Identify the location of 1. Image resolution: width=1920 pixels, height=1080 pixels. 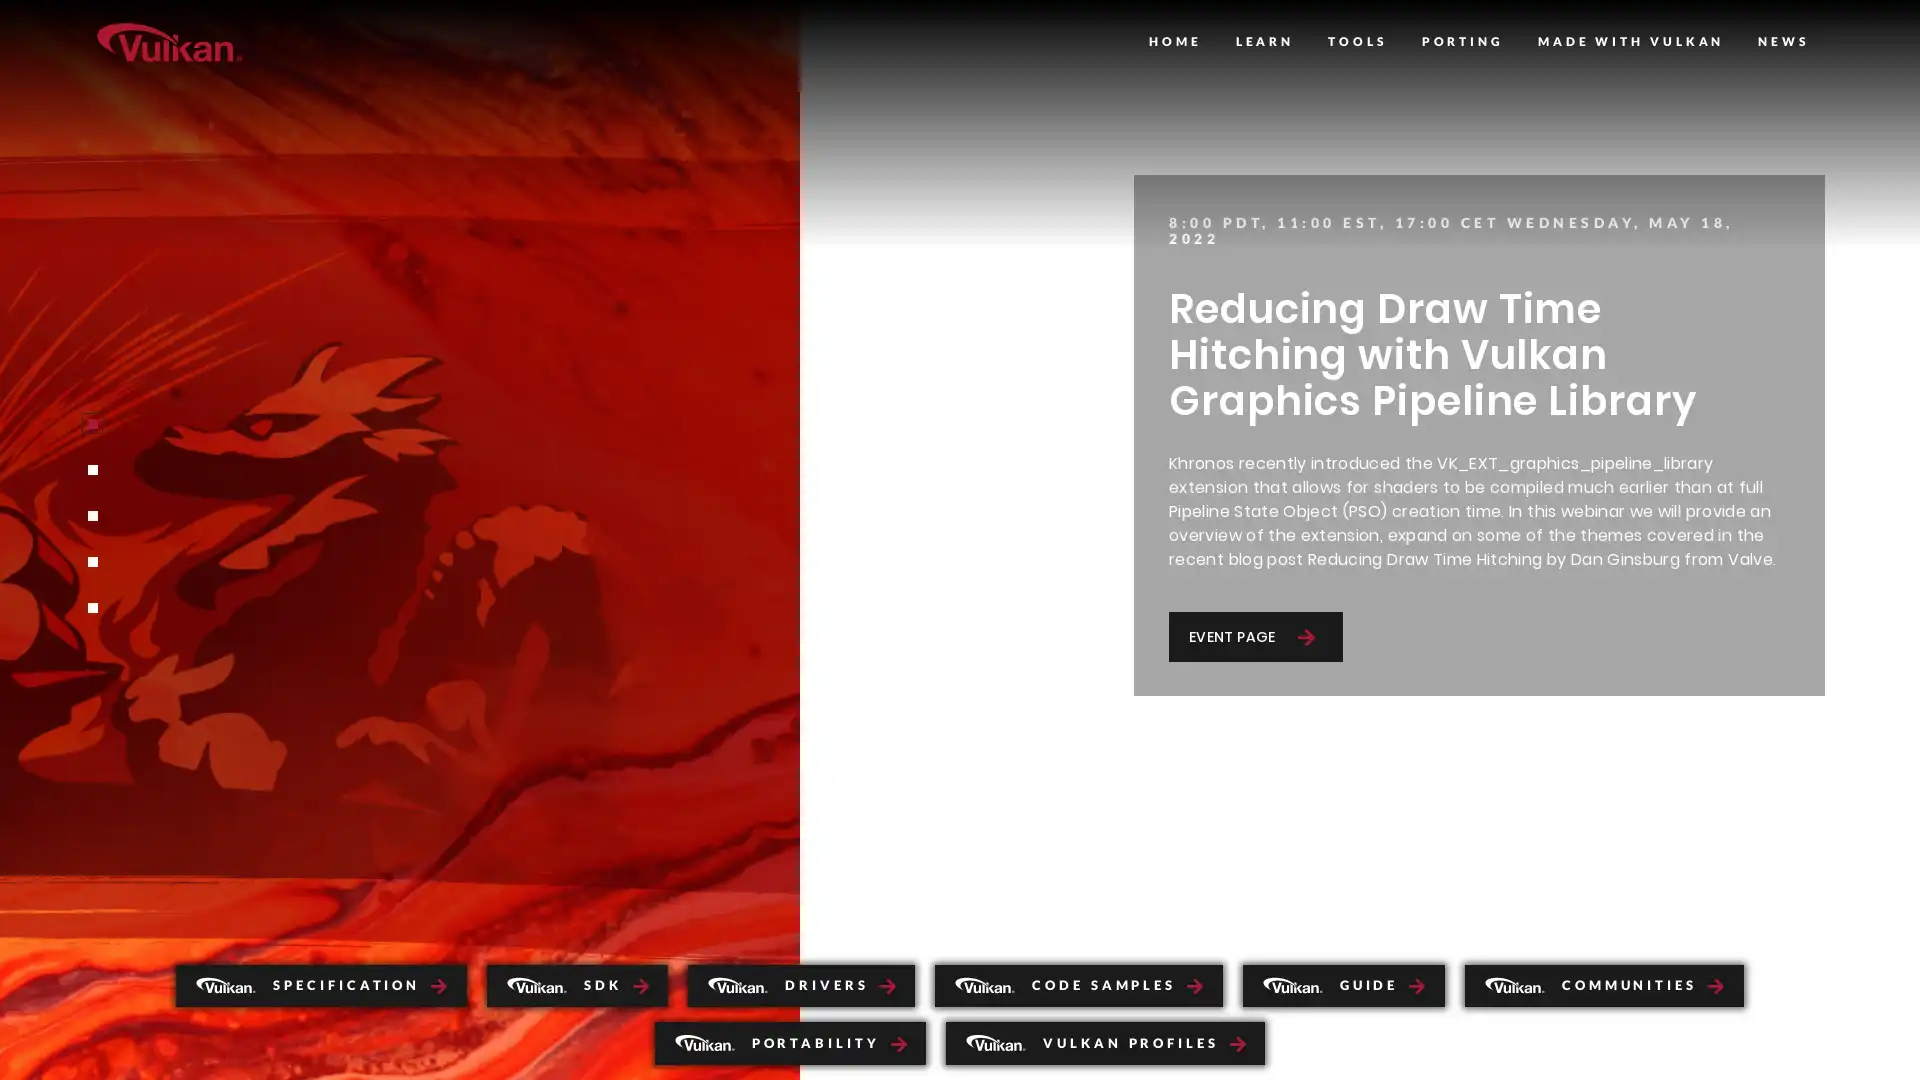
(90, 423).